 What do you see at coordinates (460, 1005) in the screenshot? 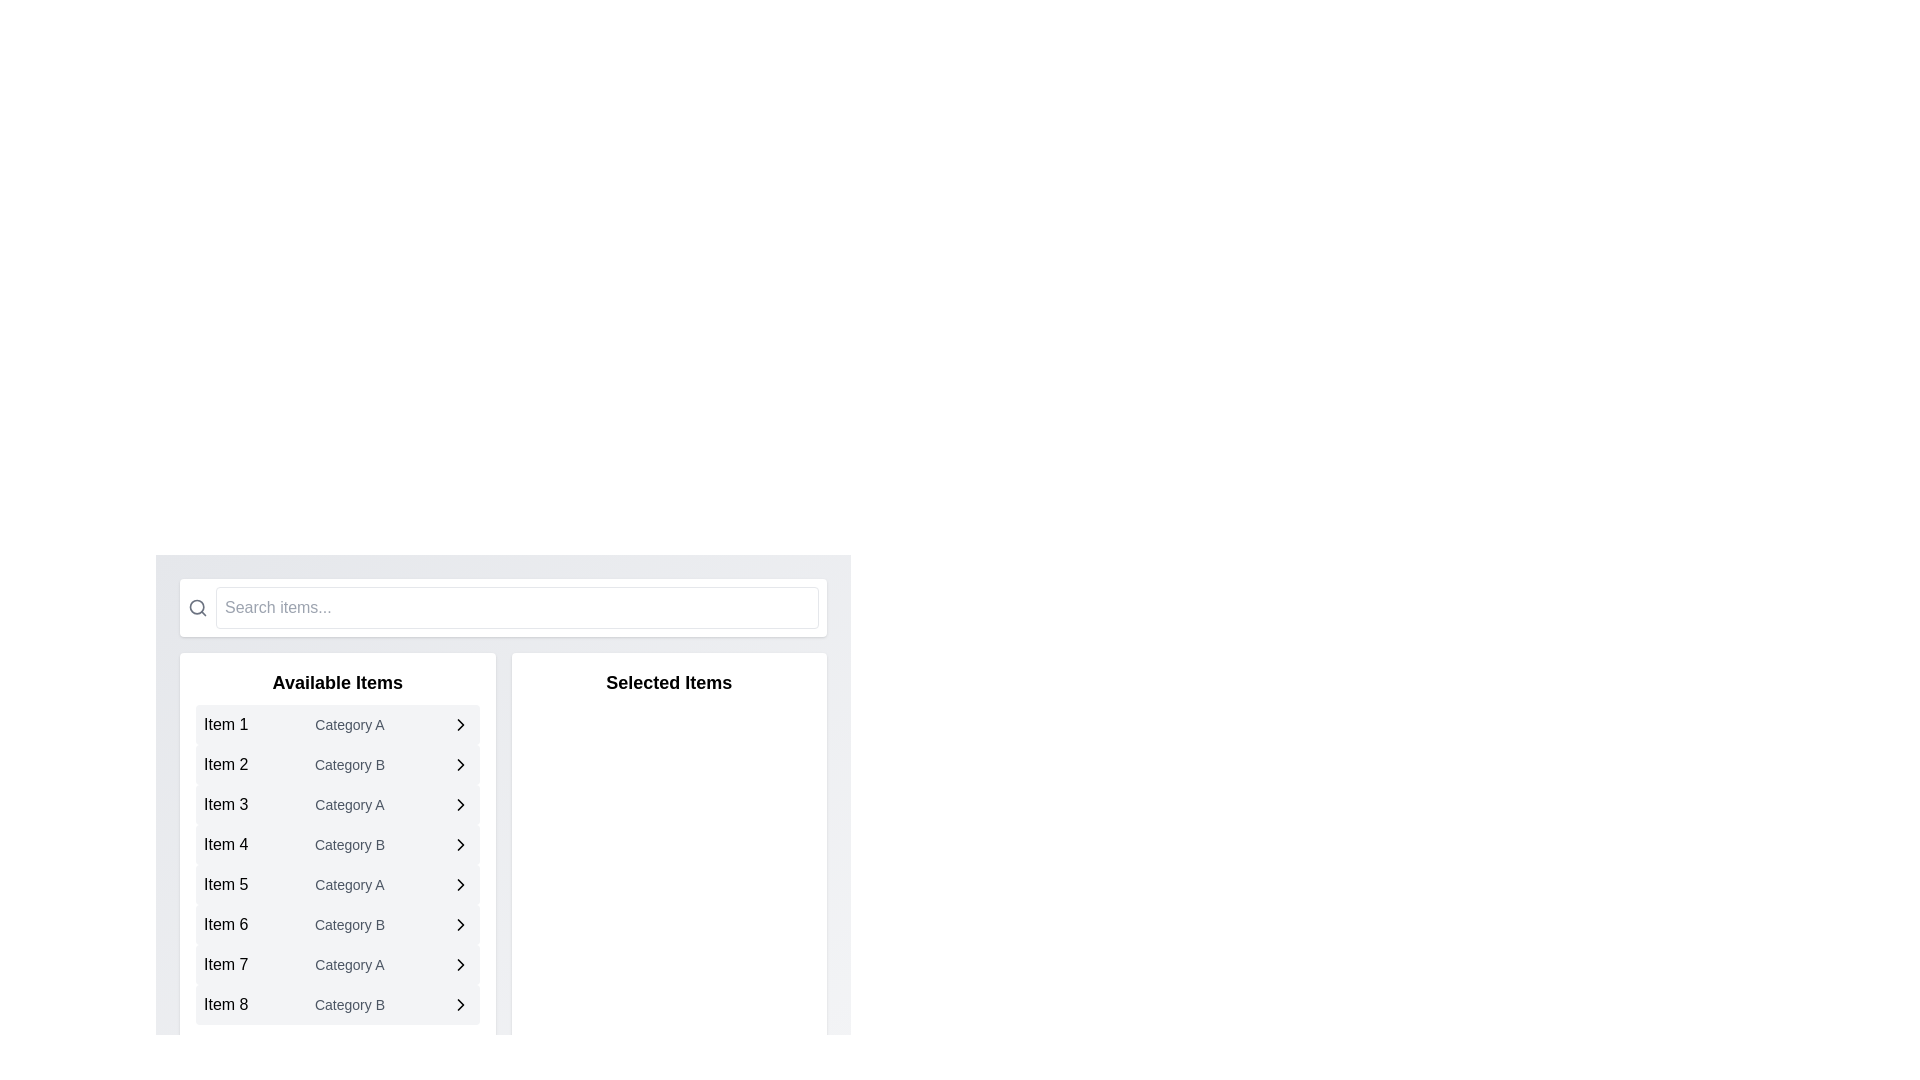
I see `the right-pointing chevron icon located to the right of 'Item 8' and 'Category B' label in the bottom-most list item of the 'Available Items' section` at bounding box center [460, 1005].